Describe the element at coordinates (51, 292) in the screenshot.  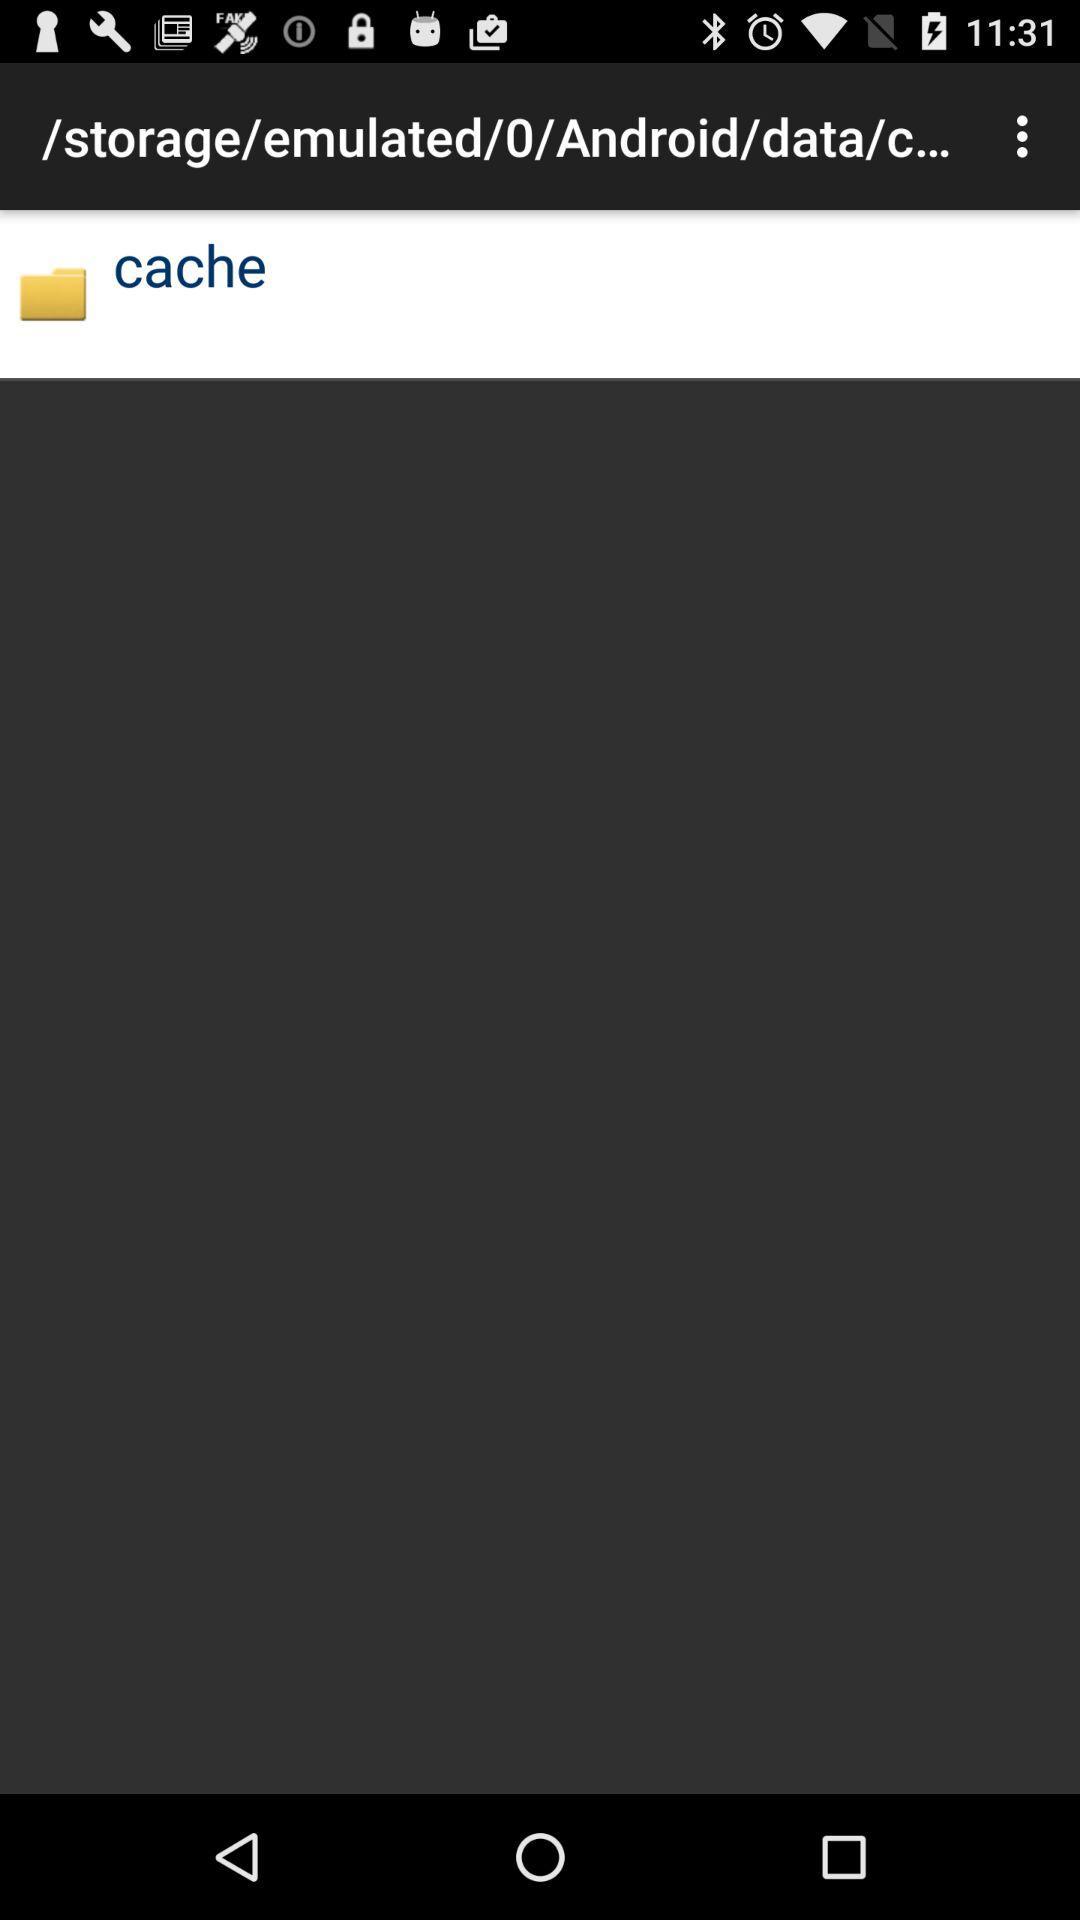
I see `app next to the cache icon` at that location.